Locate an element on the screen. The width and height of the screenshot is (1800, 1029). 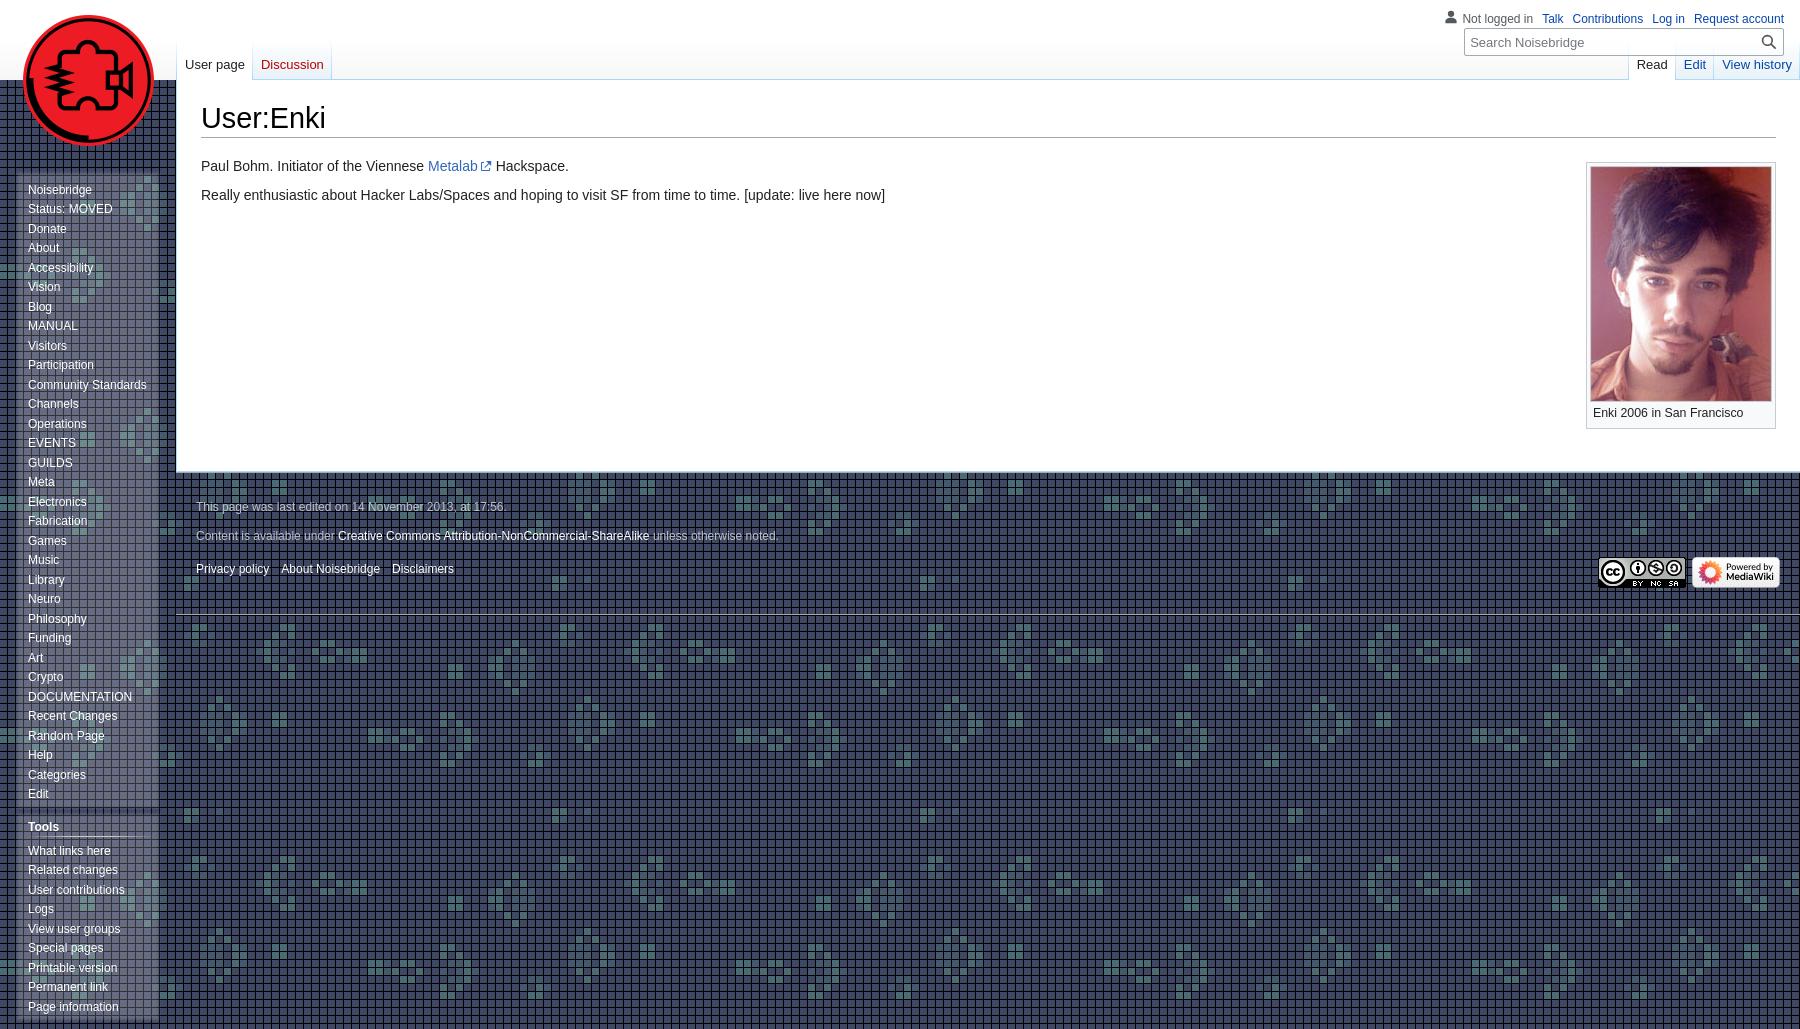
'User' is located at coordinates (229, 117).